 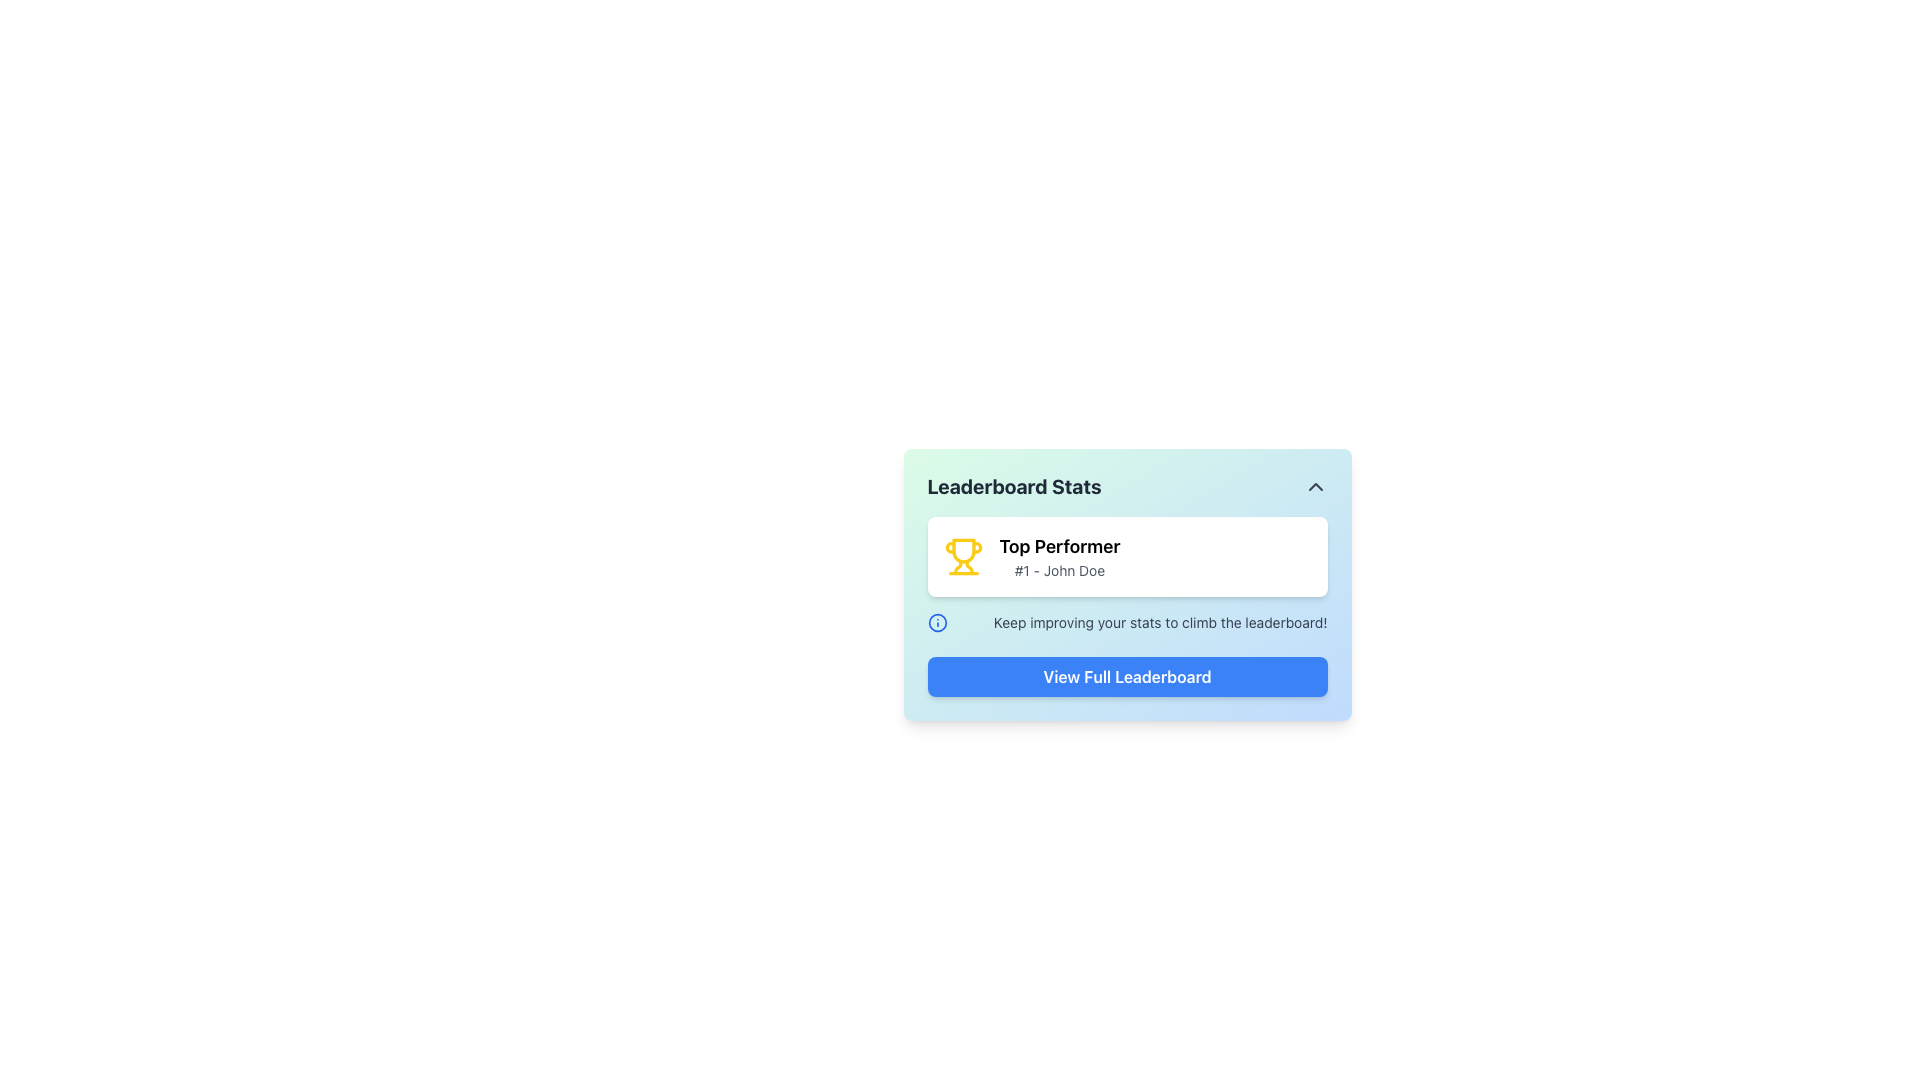 I want to click on the information icon located to the left of the text 'Keep improving your stats to climb the leaderboard!', so click(x=936, y=622).